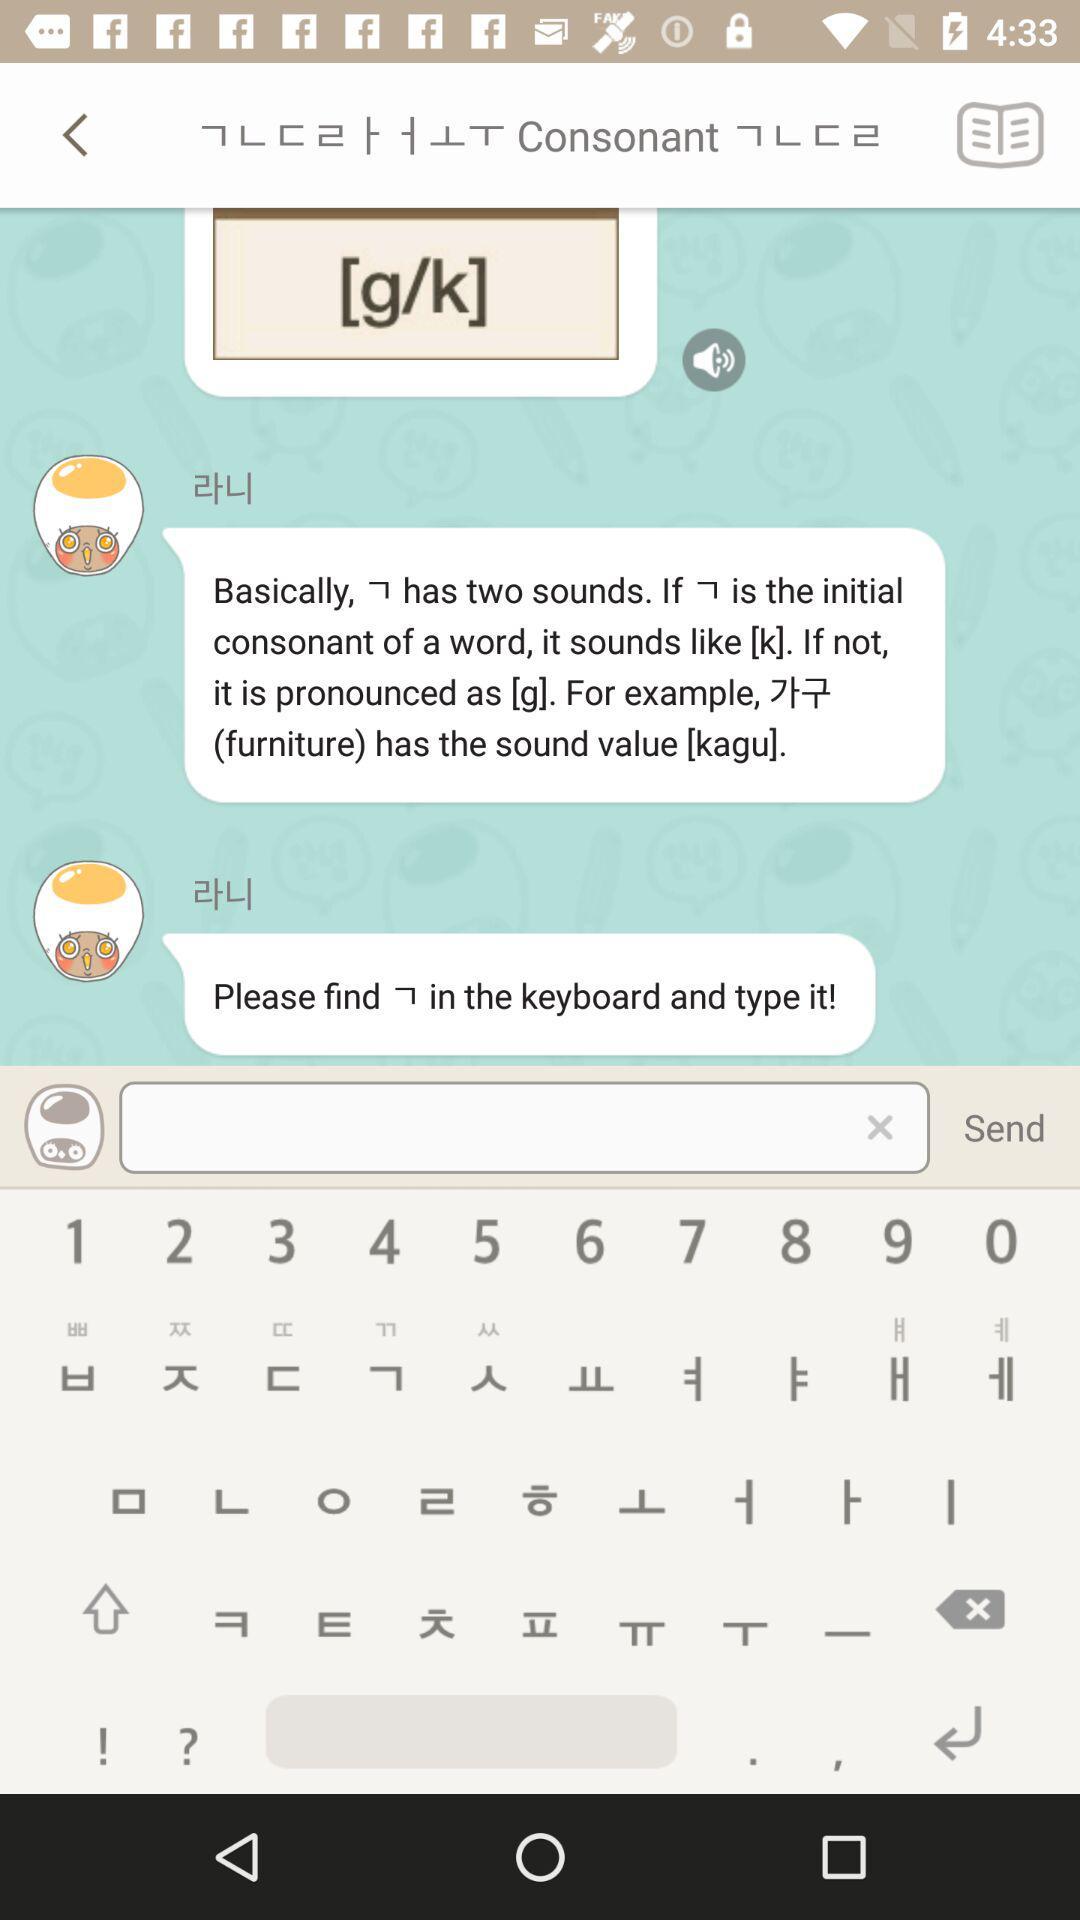 The width and height of the screenshot is (1080, 1920). I want to click on the add icon, so click(847, 1486).